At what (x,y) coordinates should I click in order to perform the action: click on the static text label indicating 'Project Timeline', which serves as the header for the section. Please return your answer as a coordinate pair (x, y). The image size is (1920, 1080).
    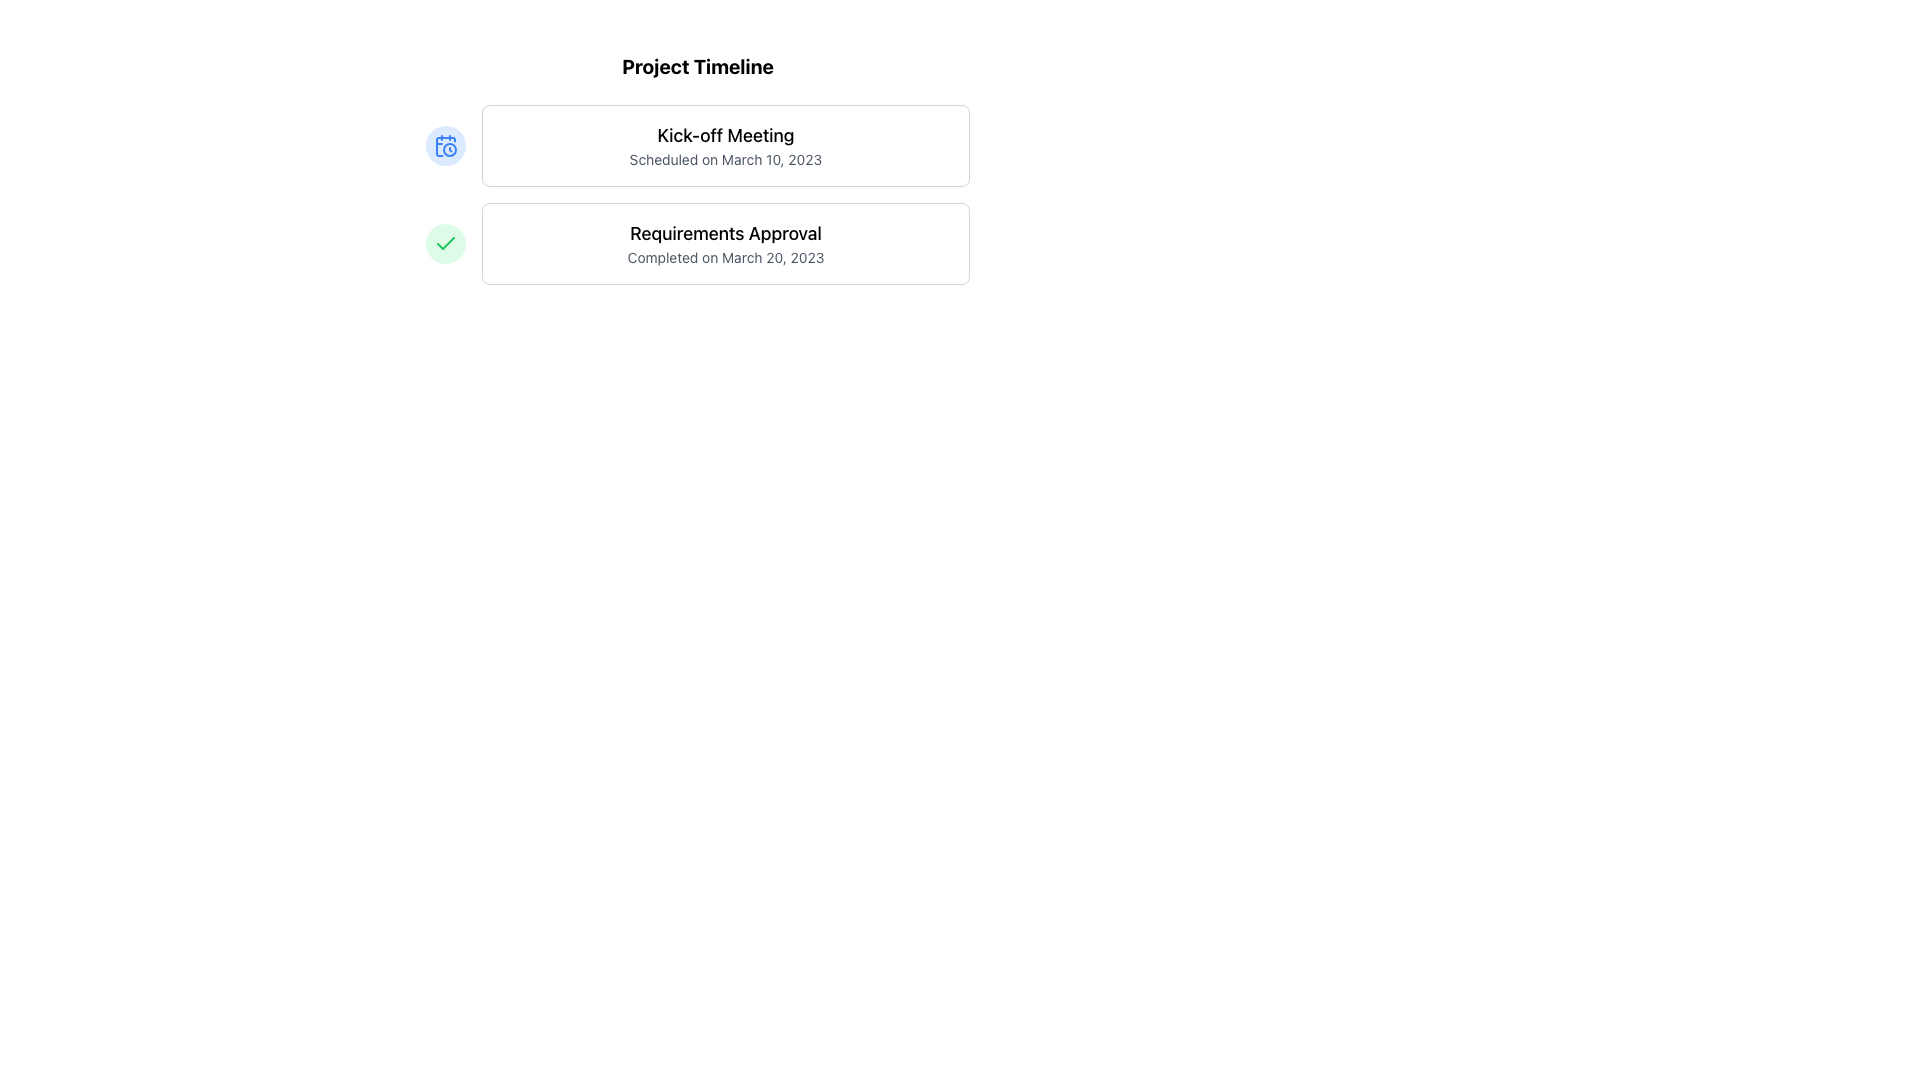
    Looking at the image, I should click on (697, 65).